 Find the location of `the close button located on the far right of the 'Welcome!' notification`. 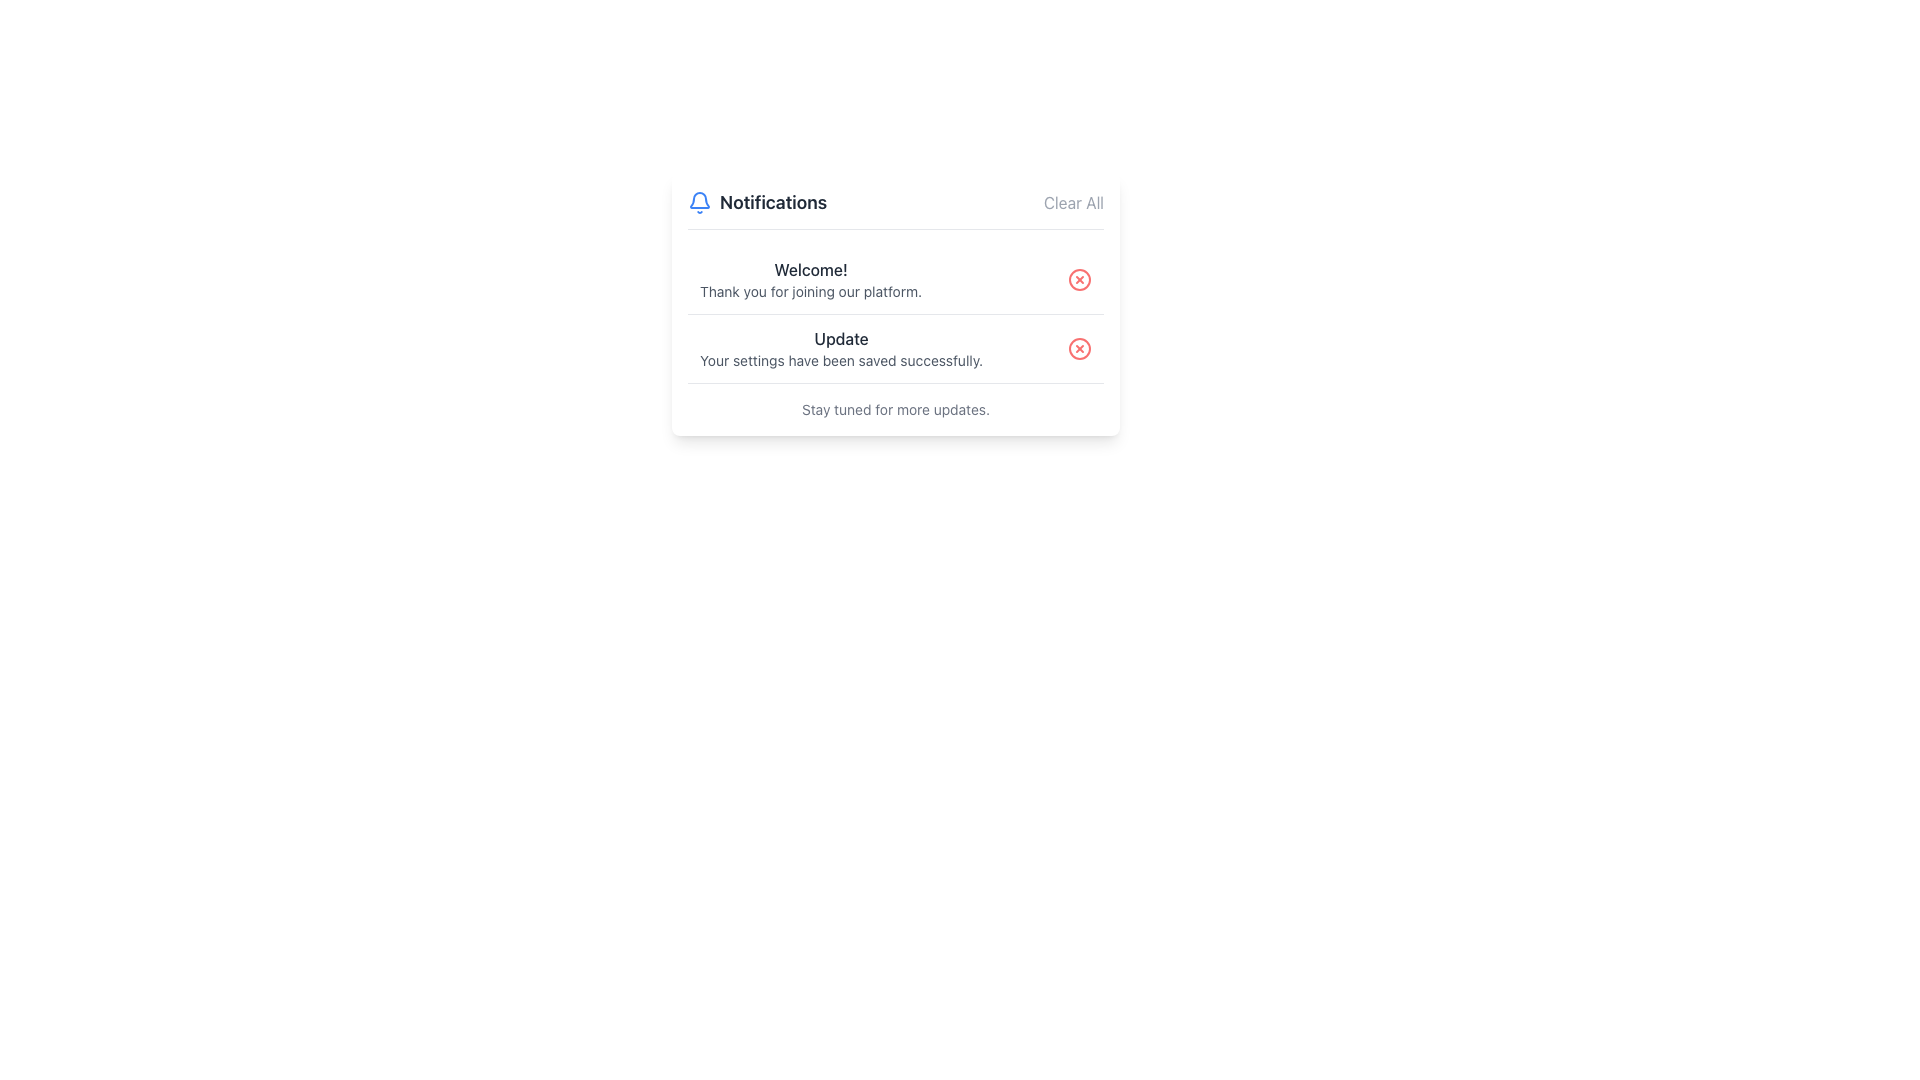

the close button located on the far right of the 'Welcome!' notification is located at coordinates (1079, 280).